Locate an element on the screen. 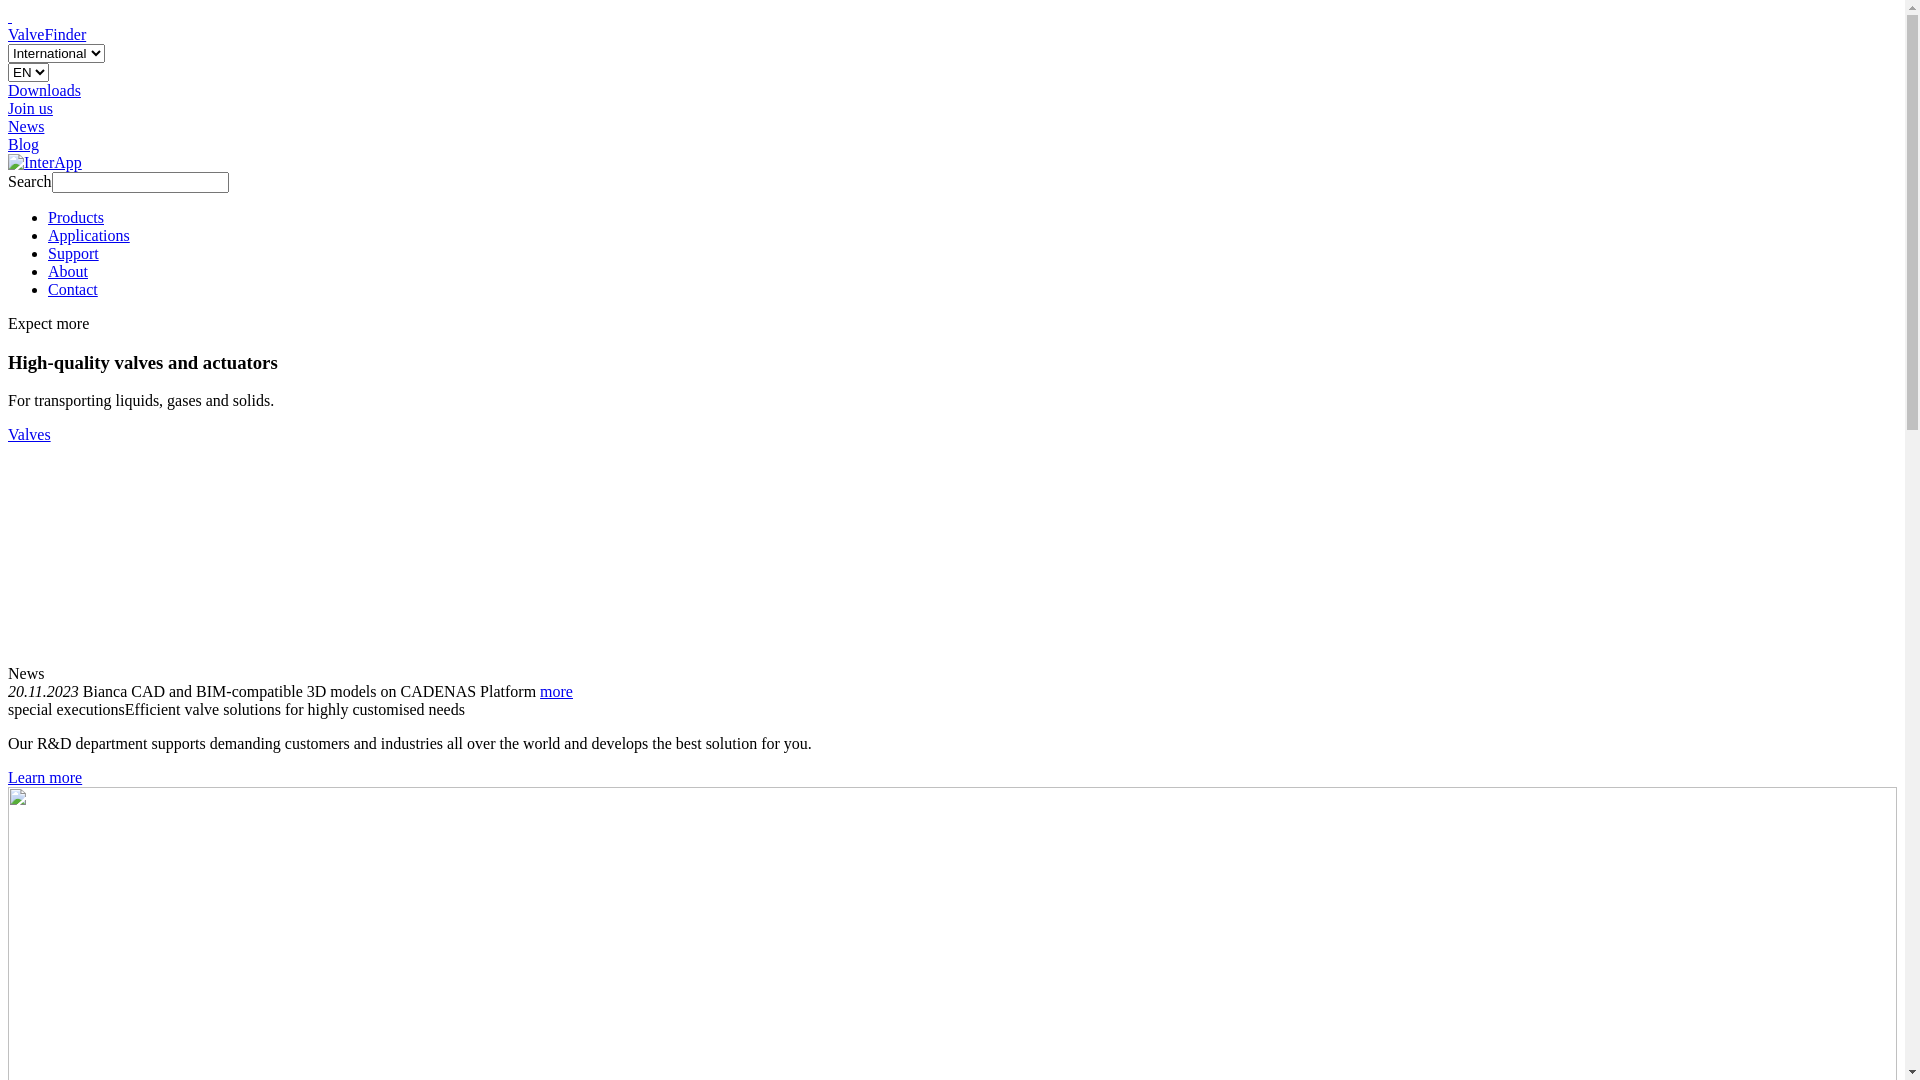 This screenshot has width=1920, height=1080. 'Support' is located at coordinates (73, 252).